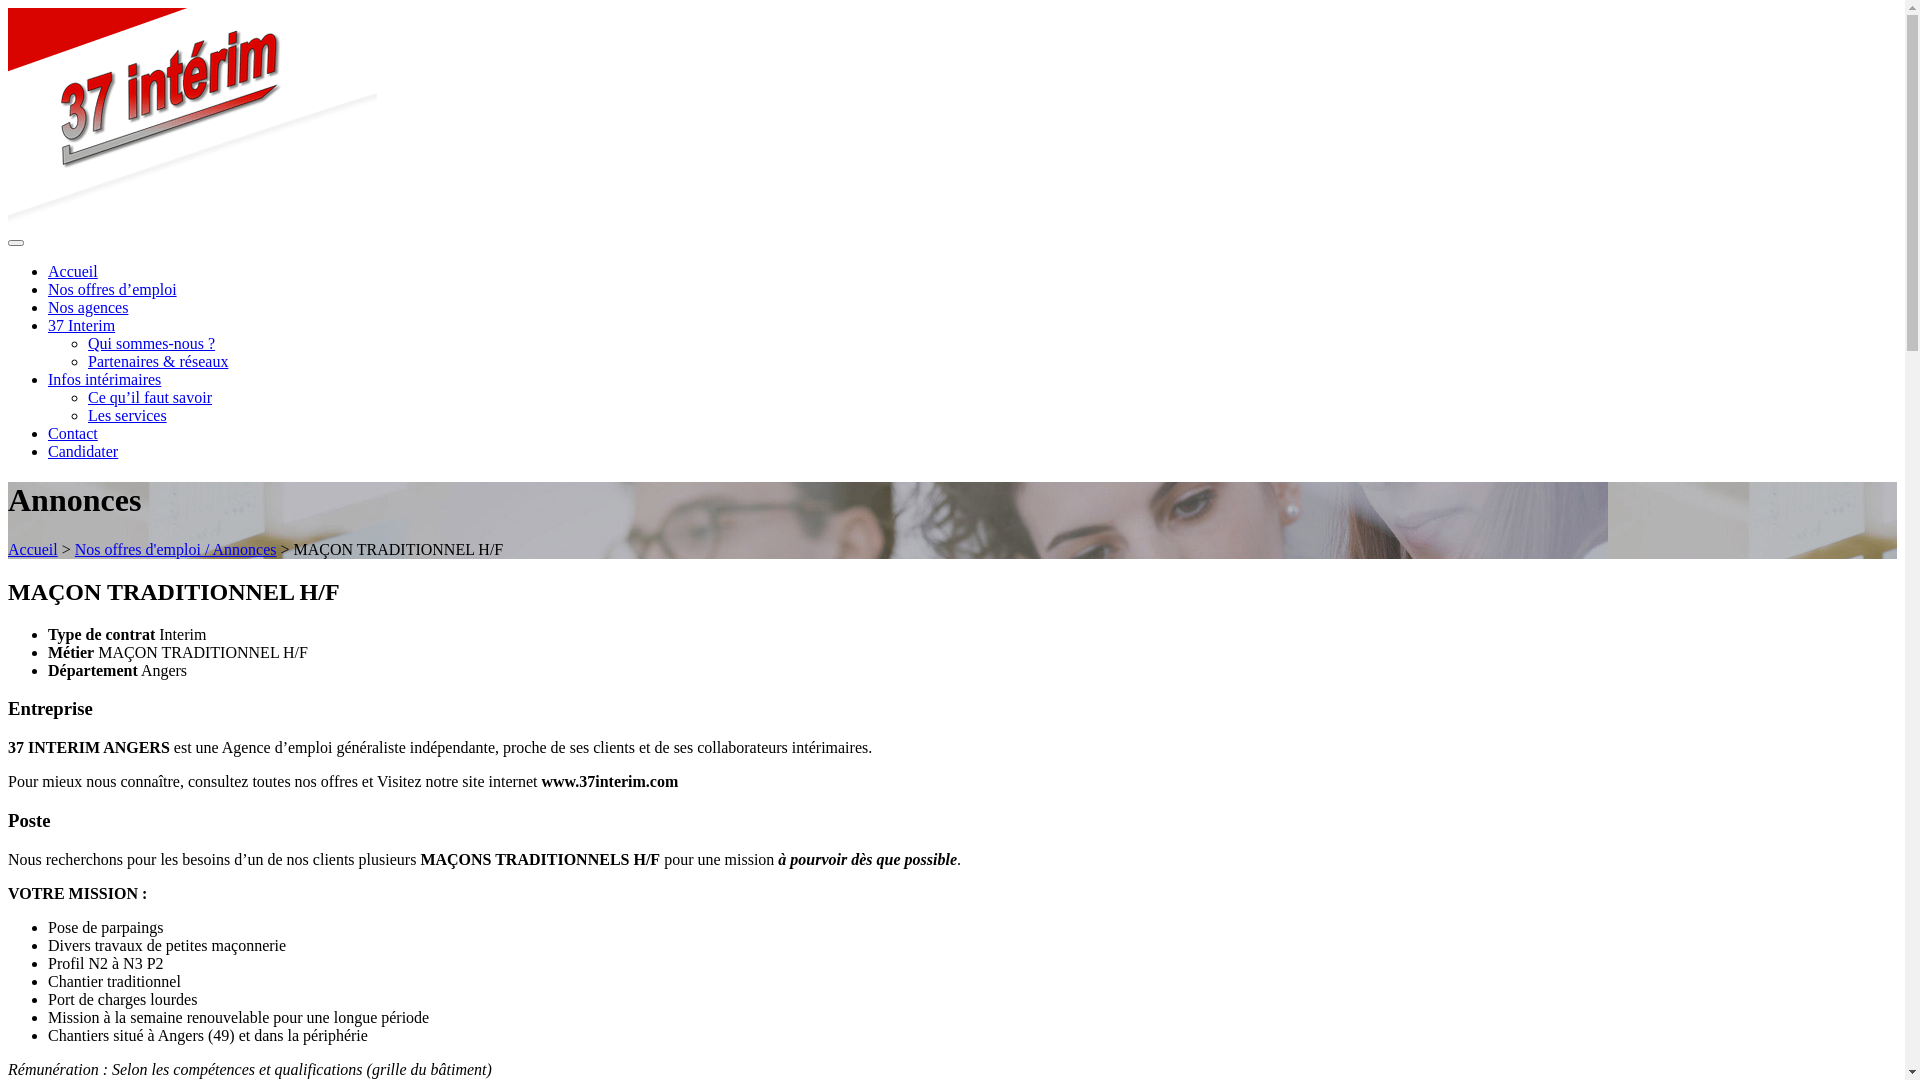 The image size is (1920, 1080). What do you see at coordinates (72, 271) in the screenshot?
I see `'Accueil'` at bounding box center [72, 271].